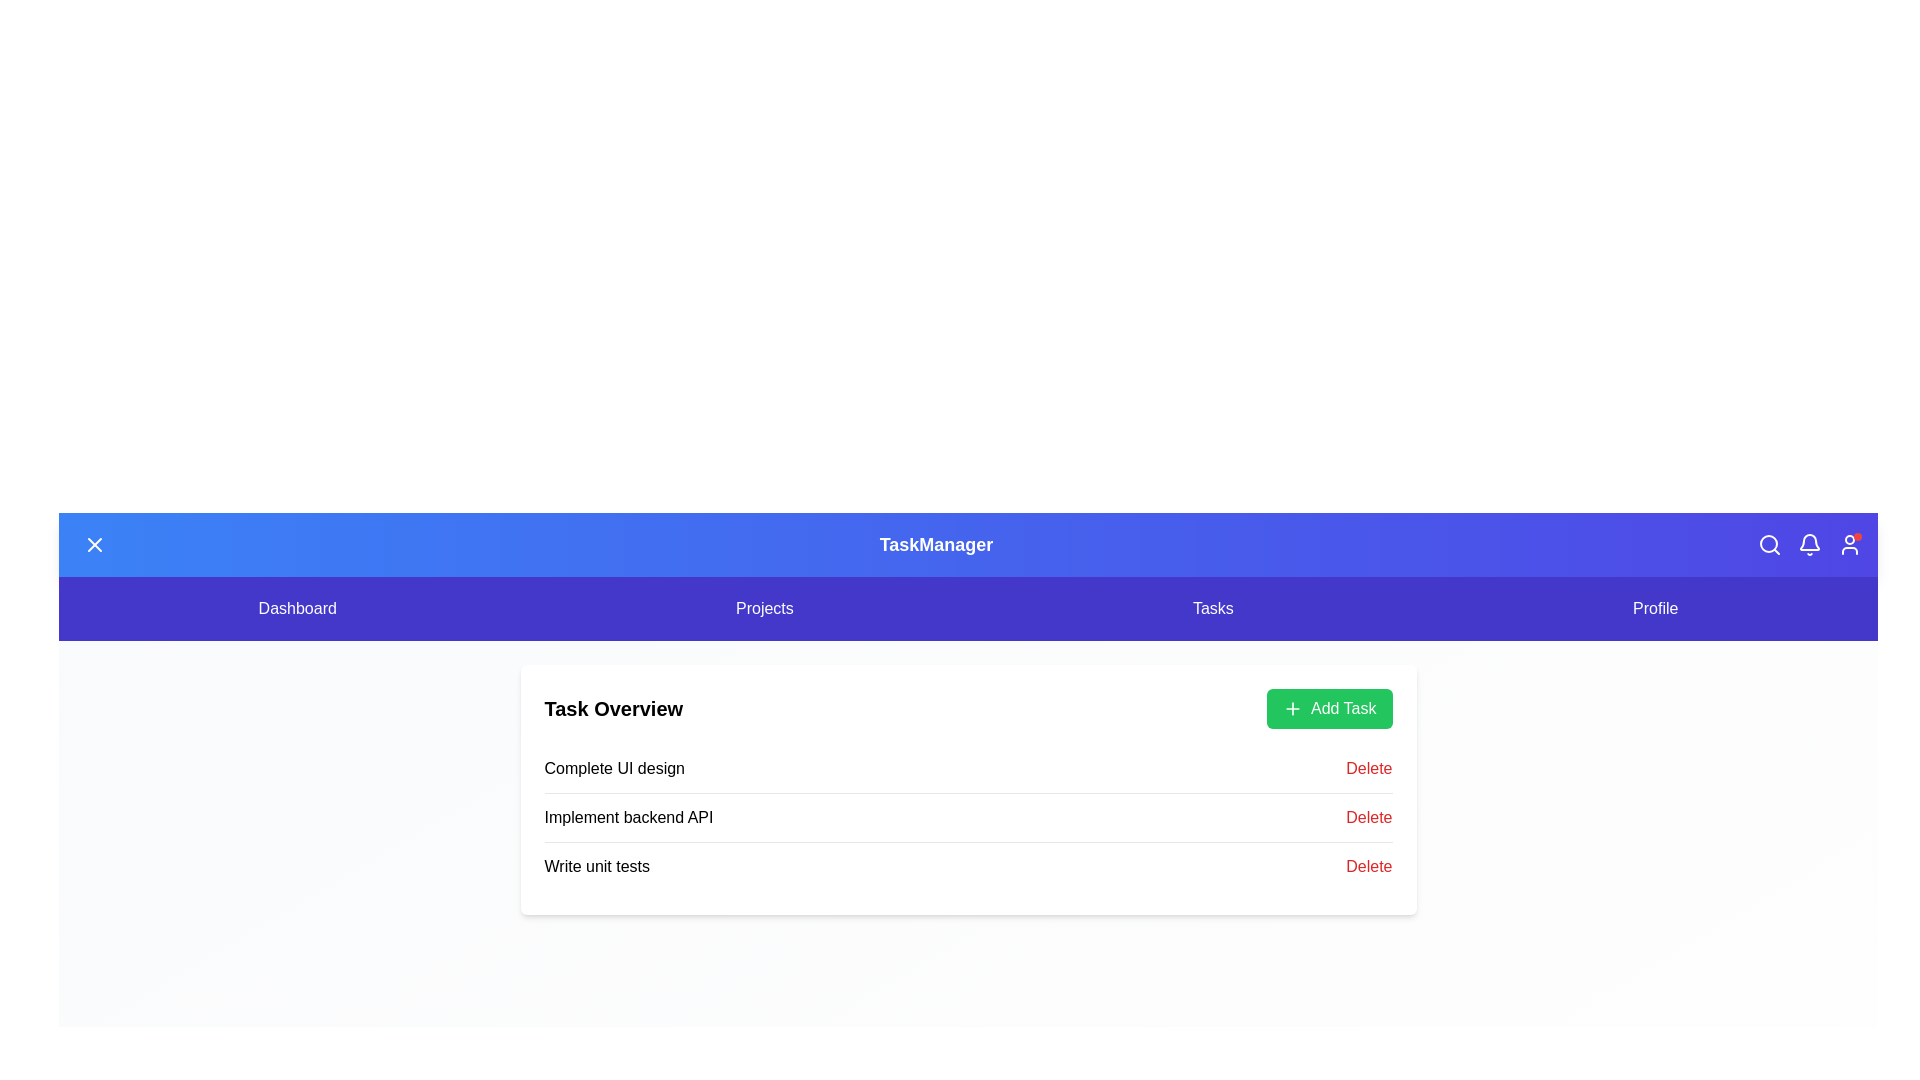 Image resolution: width=1920 pixels, height=1080 pixels. Describe the element at coordinates (1770, 544) in the screenshot. I see `the search icon to initiate the search functionality` at that location.